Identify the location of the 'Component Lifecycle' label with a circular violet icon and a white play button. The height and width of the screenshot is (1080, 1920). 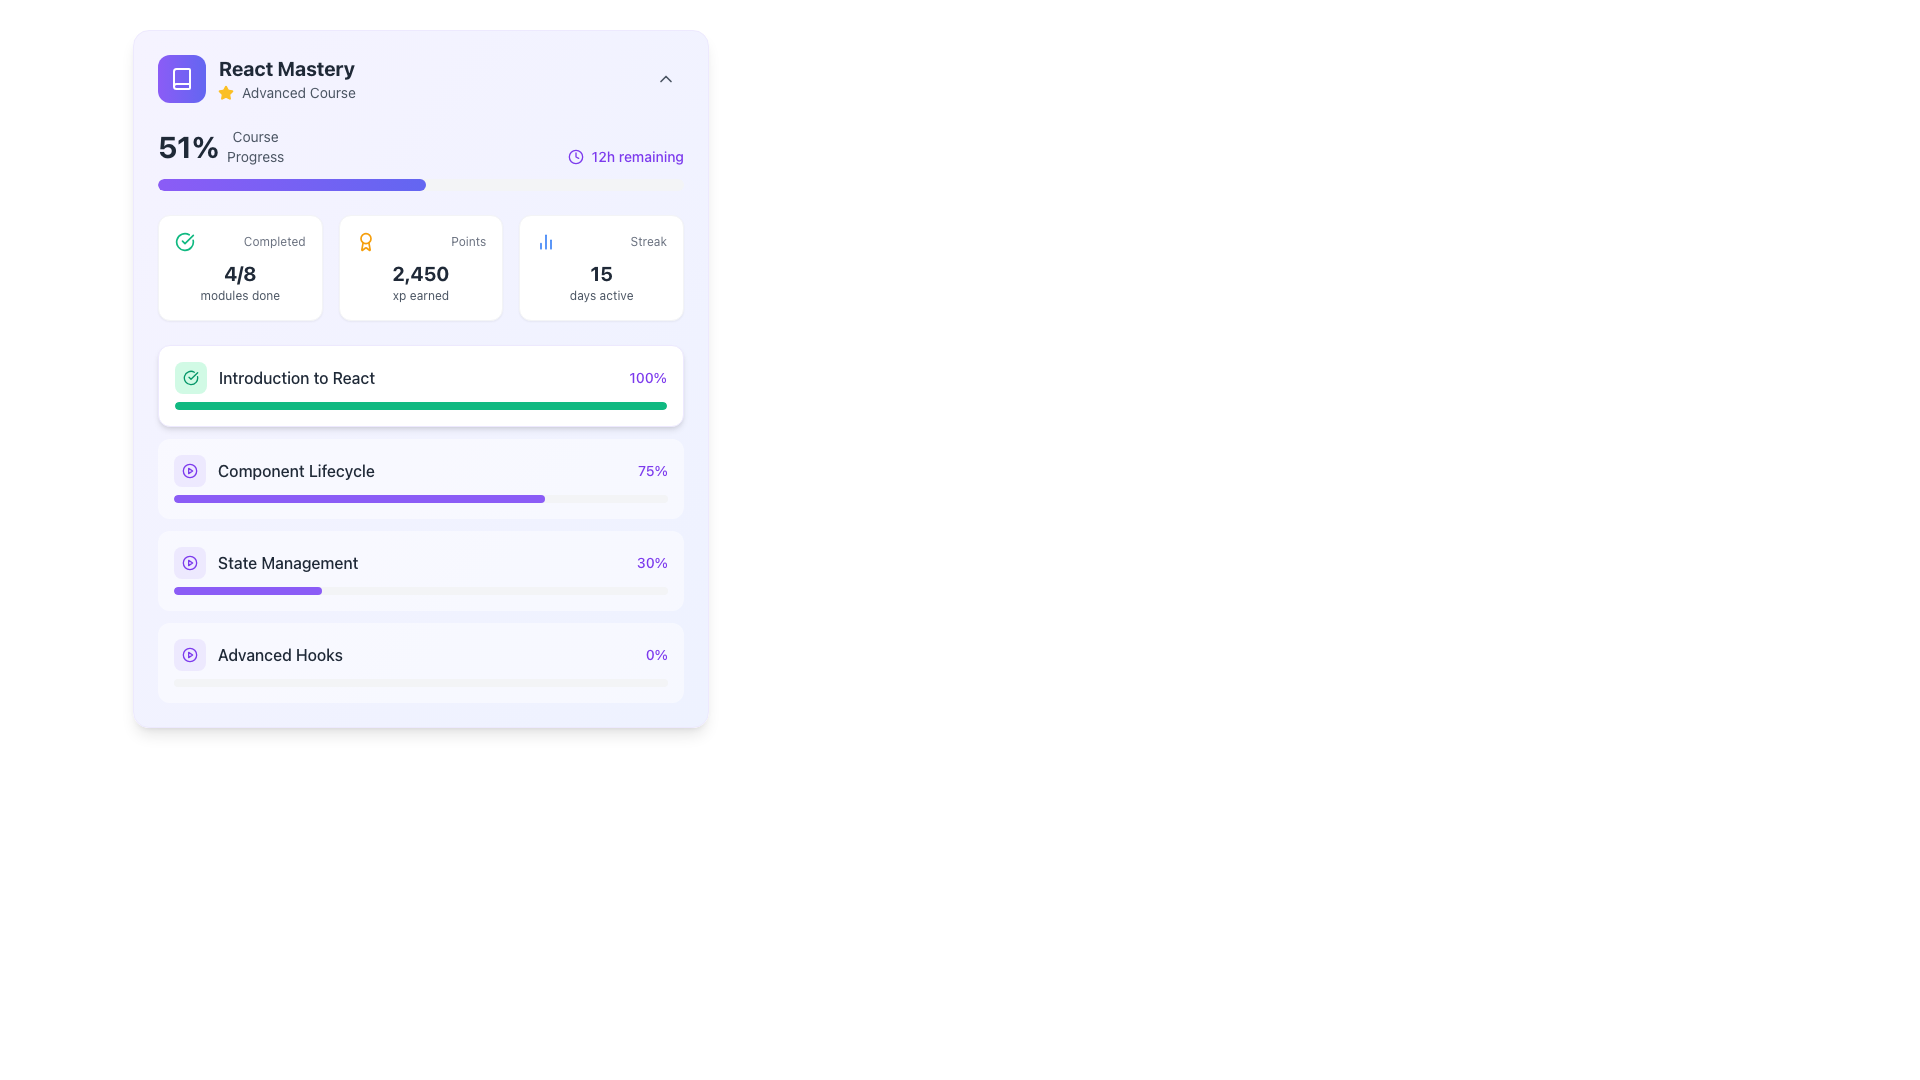
(273, 470).